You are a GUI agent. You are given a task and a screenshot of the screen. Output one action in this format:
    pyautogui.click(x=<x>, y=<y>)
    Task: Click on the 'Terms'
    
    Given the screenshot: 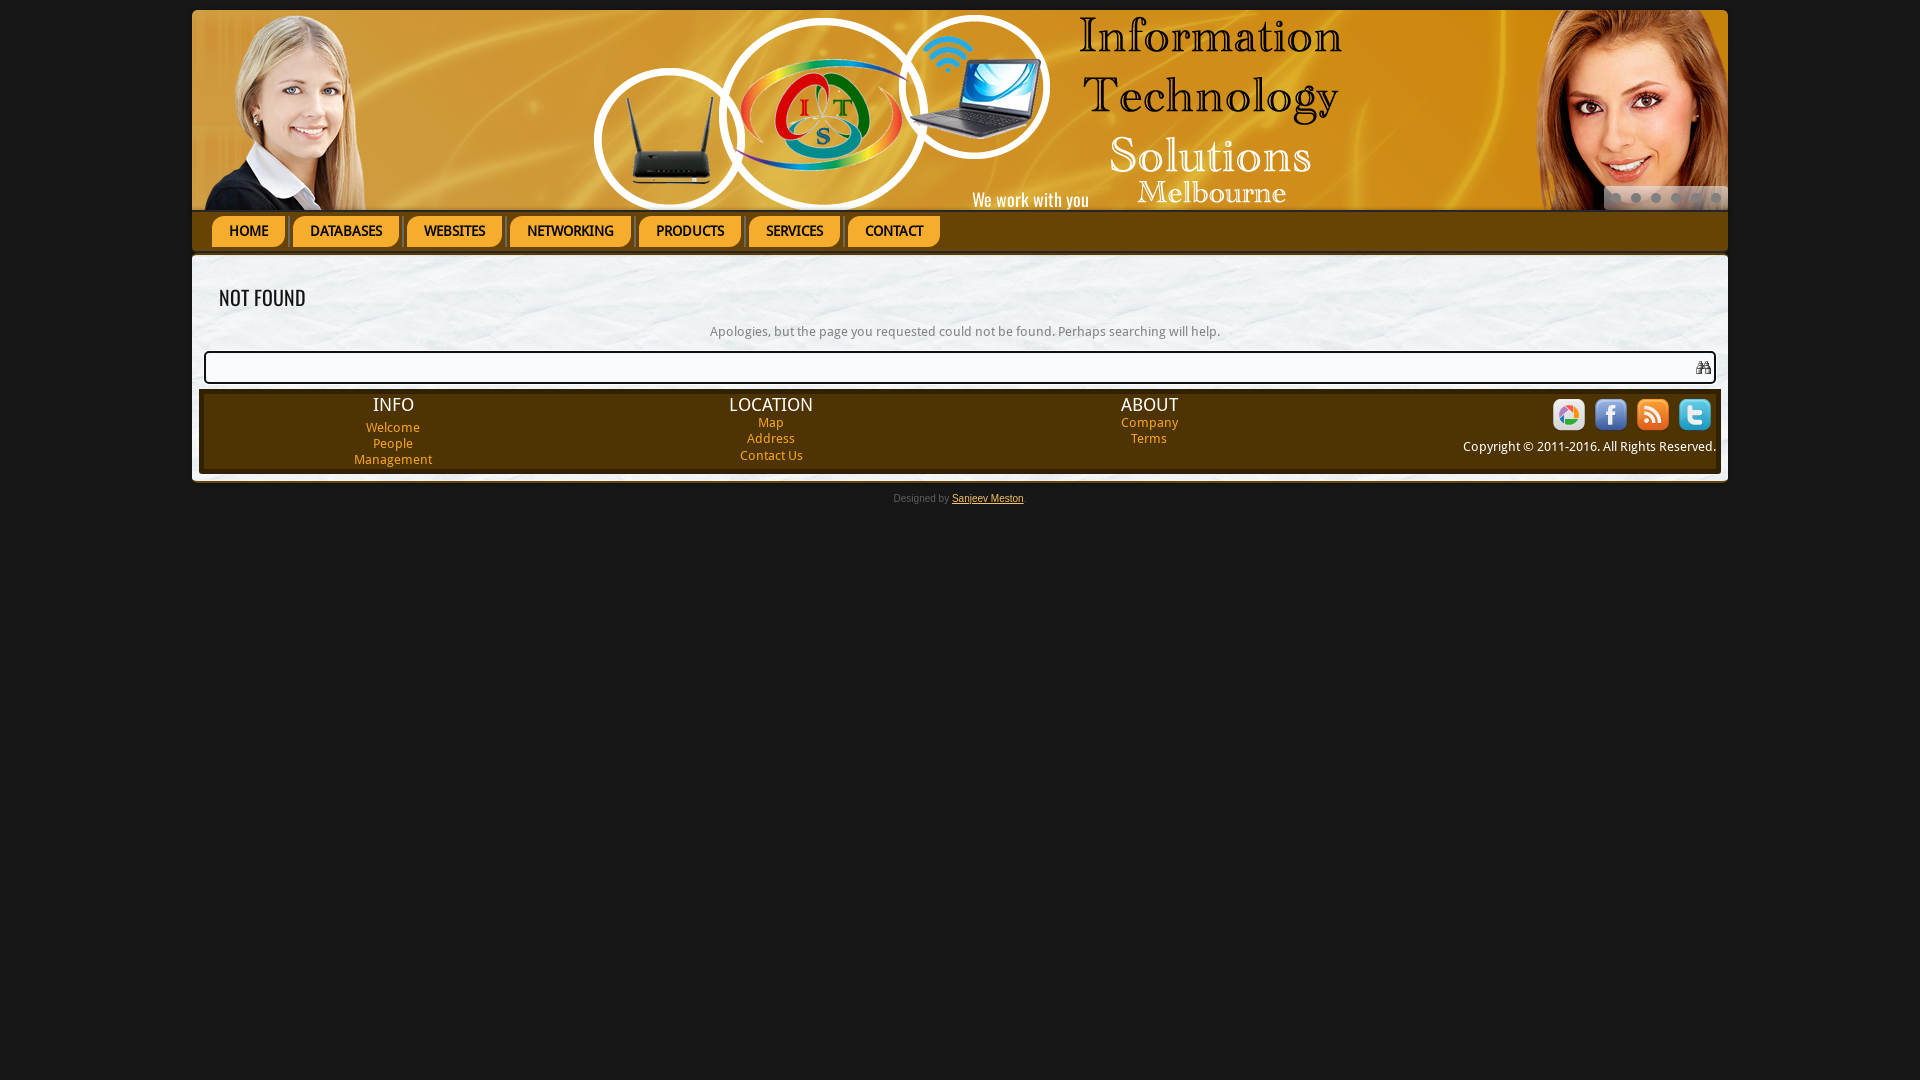 What is the action you would take?
    pyautogui.click(x=1148, y=437)
    